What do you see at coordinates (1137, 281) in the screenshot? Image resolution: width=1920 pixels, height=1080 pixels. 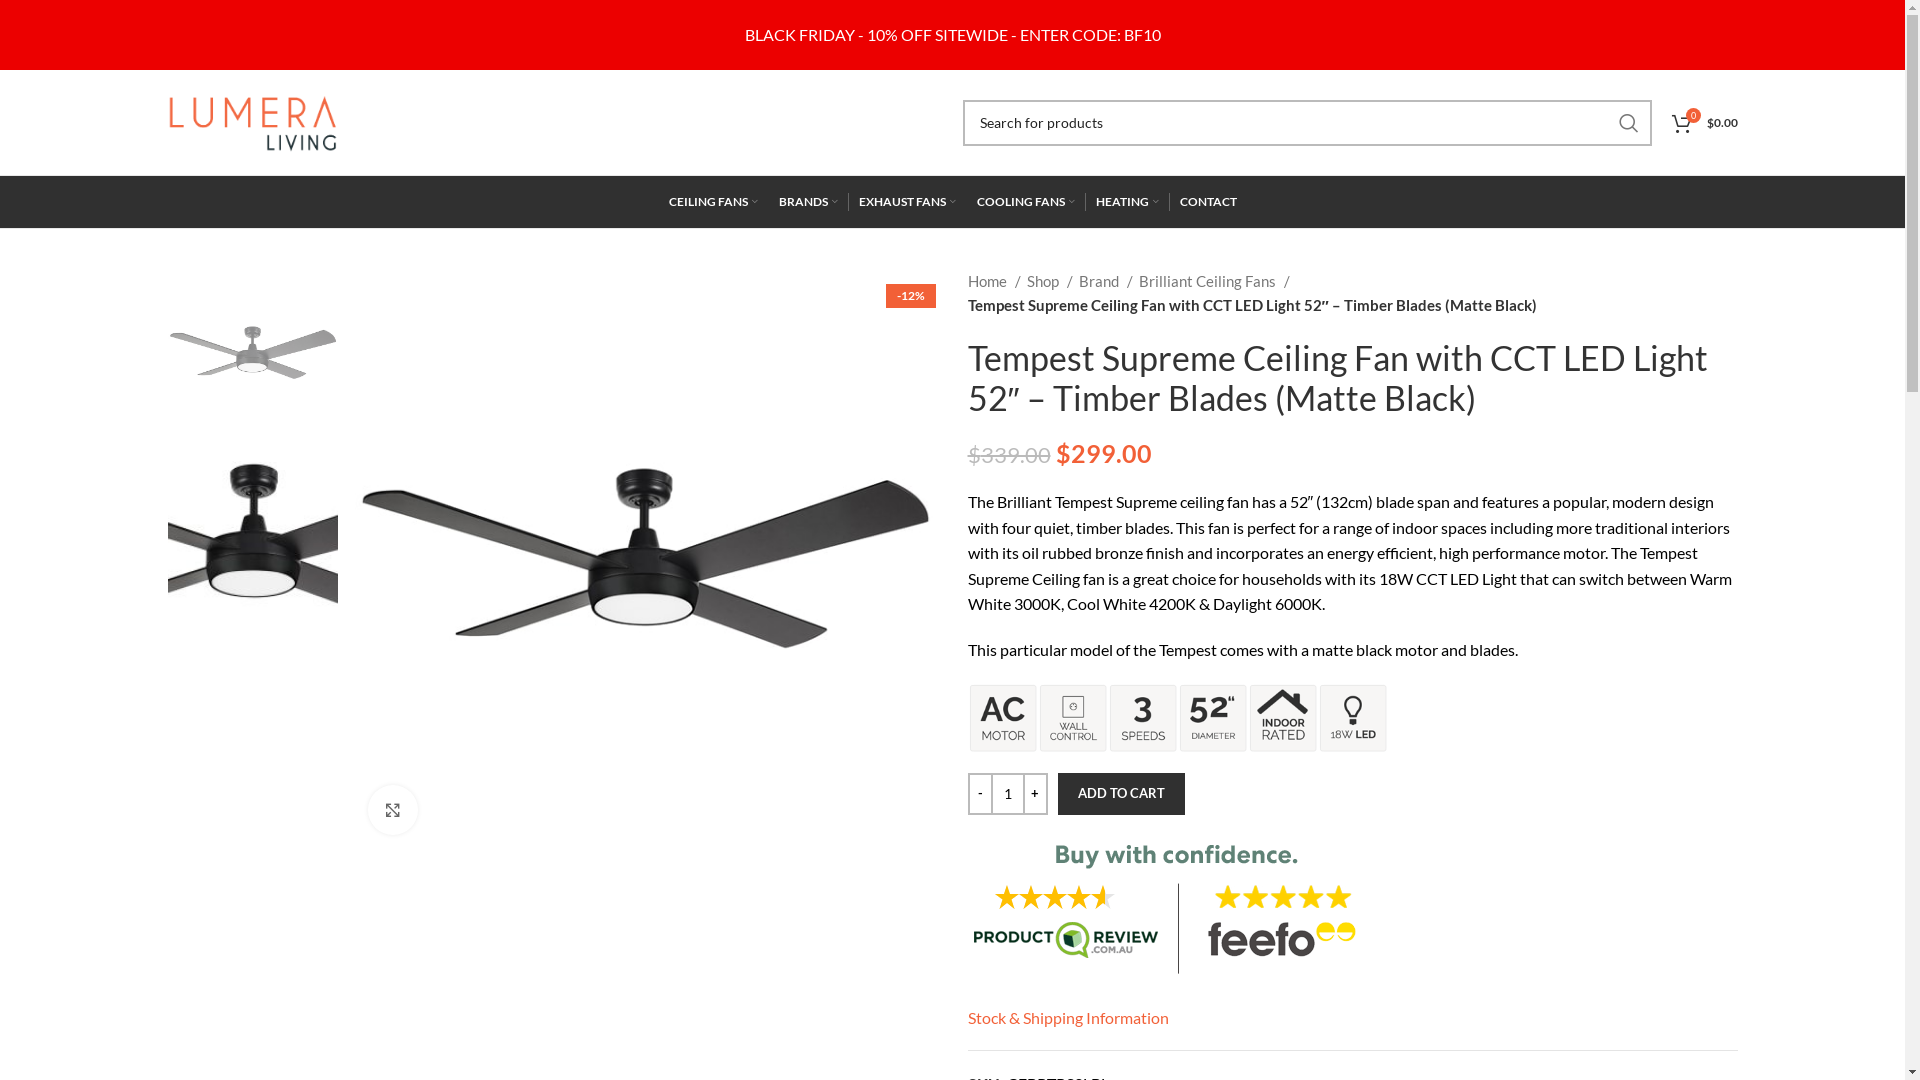 I see `'Brilliant Ceiling Fans'` at bounding box center [1137, 281].